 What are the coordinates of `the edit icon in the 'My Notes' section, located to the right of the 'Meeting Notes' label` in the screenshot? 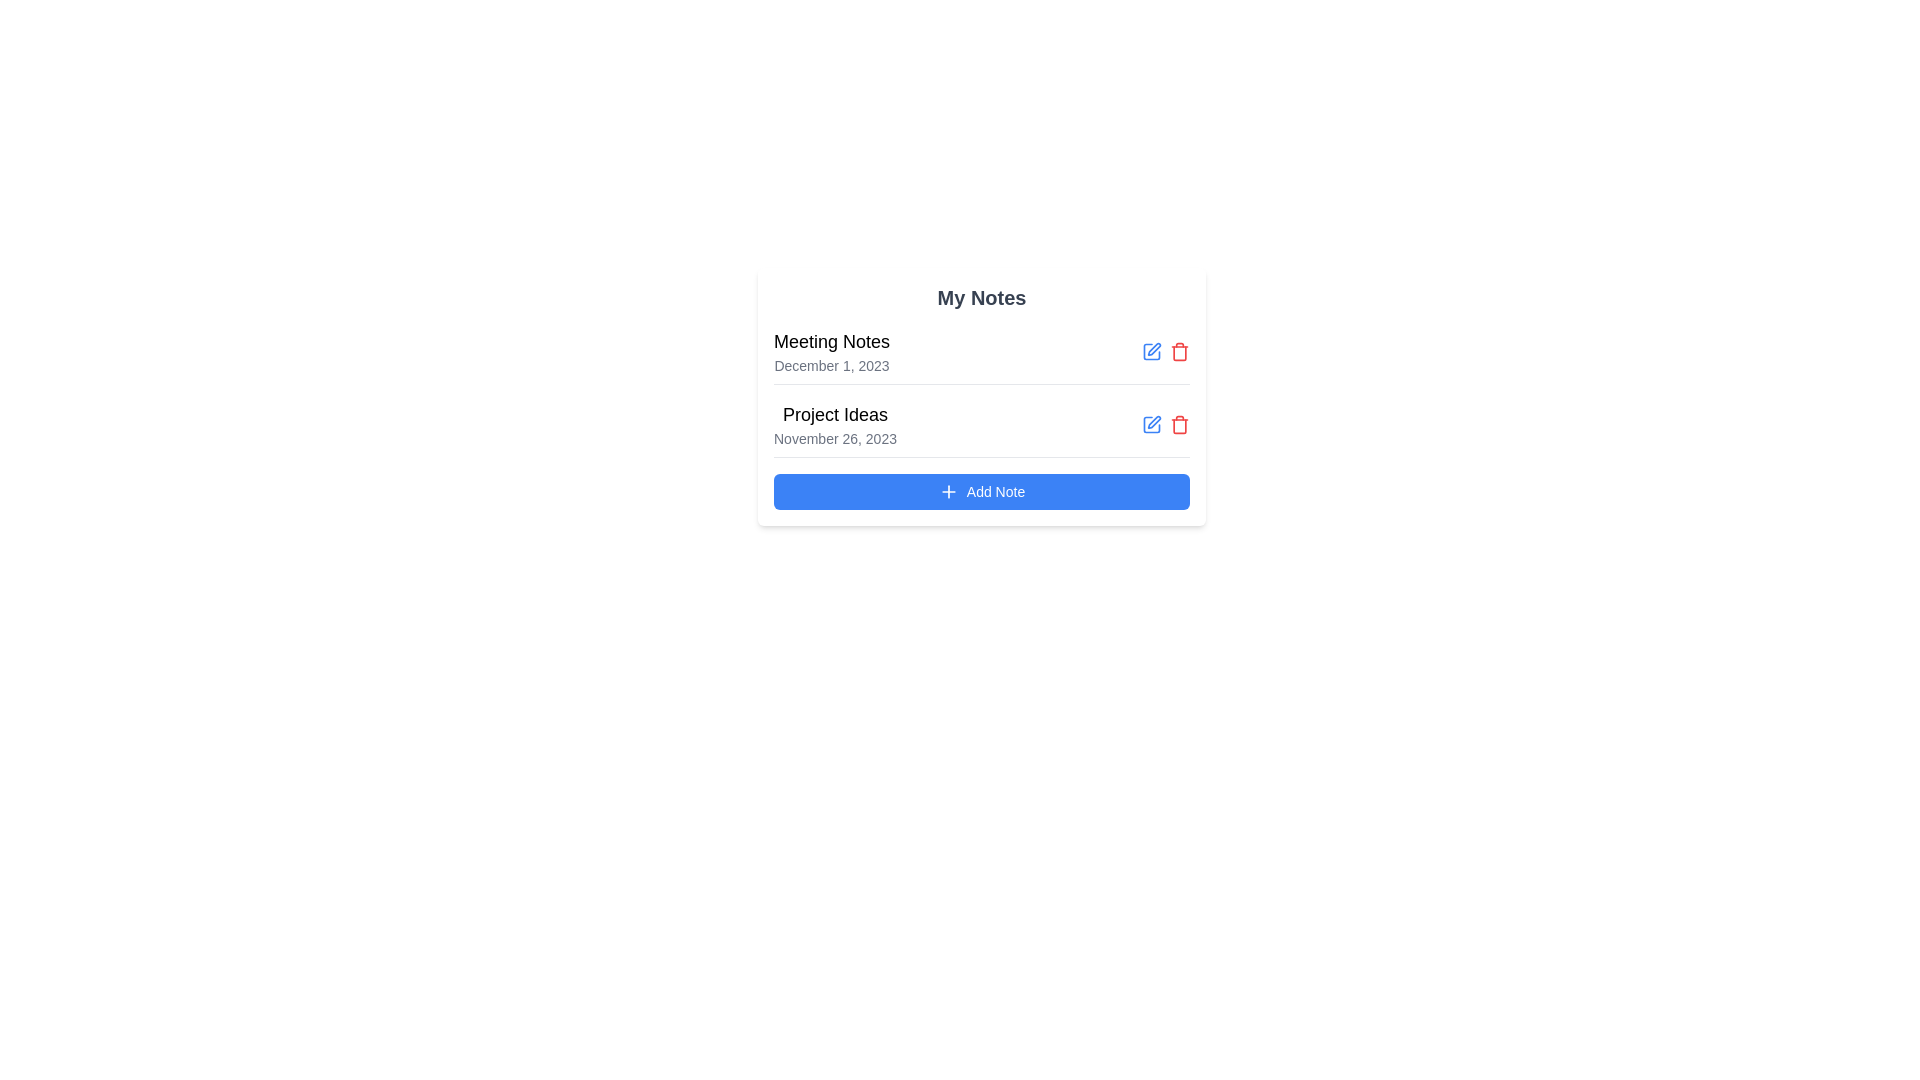 It's located at (1152, 423).